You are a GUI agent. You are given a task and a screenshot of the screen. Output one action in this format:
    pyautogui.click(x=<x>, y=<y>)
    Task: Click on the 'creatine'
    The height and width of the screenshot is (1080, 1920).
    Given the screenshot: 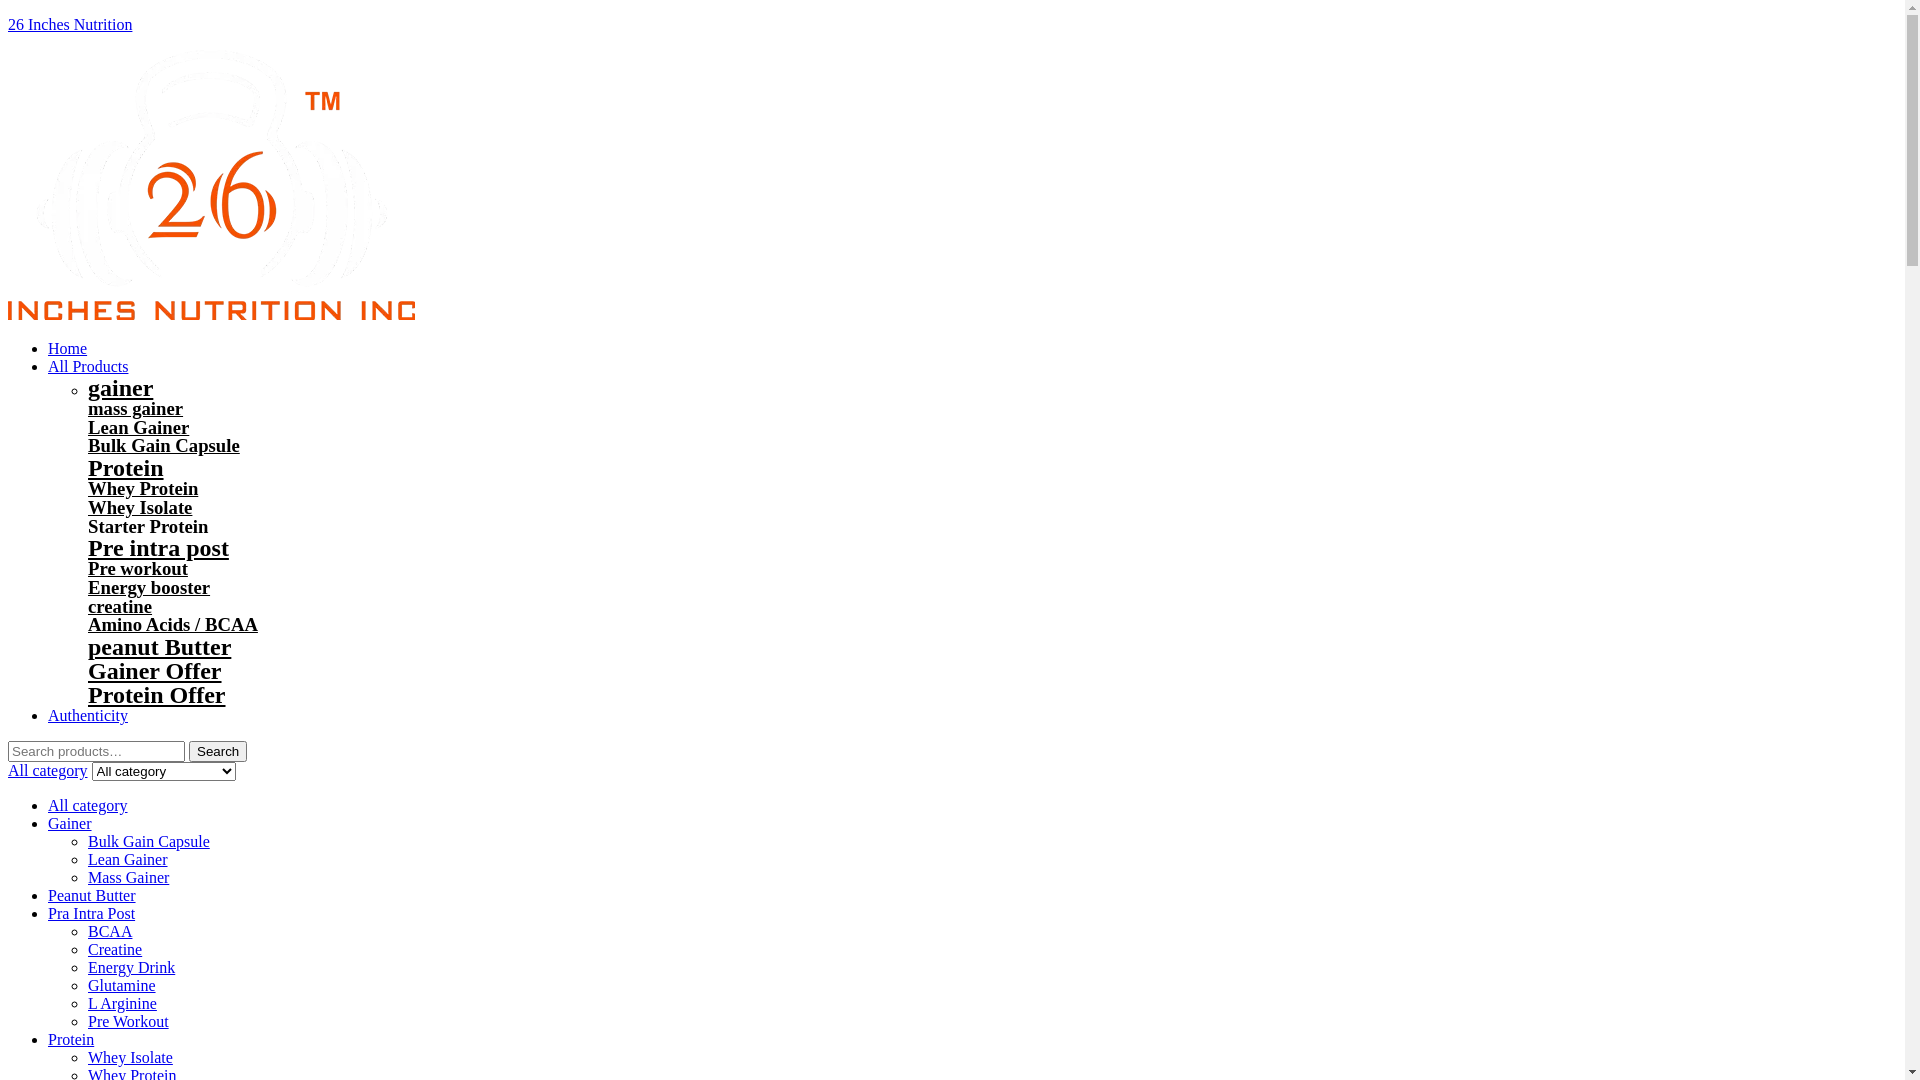 What is the action you would take?
    pyautogui.click(x=119, y=605)
    